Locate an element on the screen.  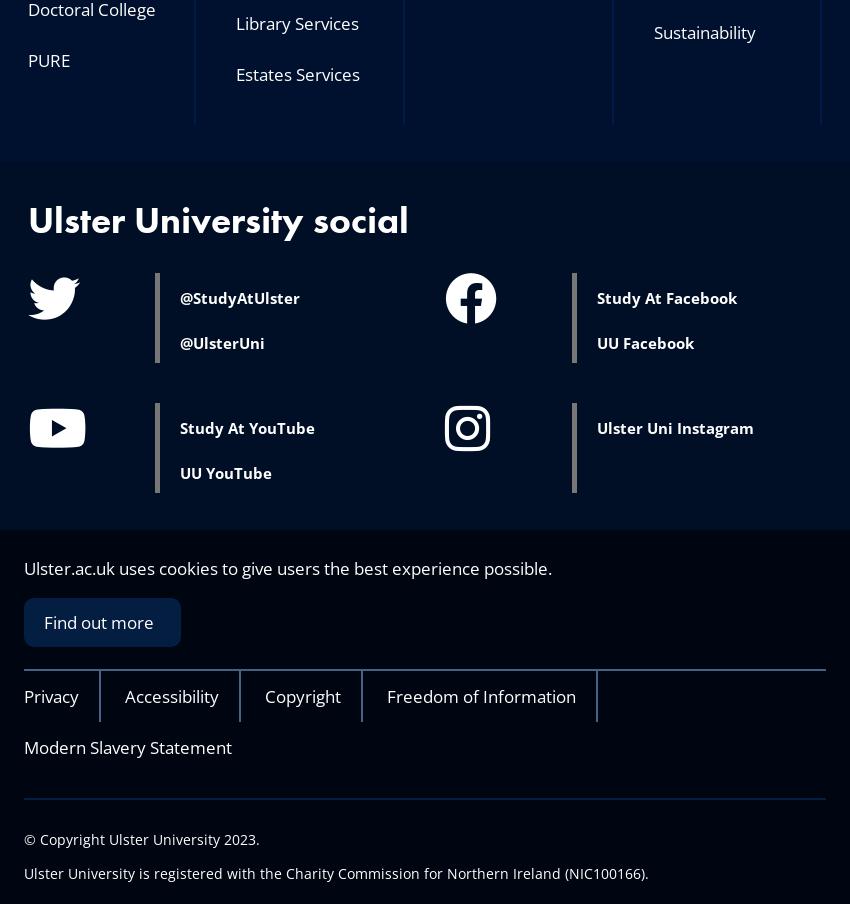
'Accessibility' is located at coordinates (171, 695).